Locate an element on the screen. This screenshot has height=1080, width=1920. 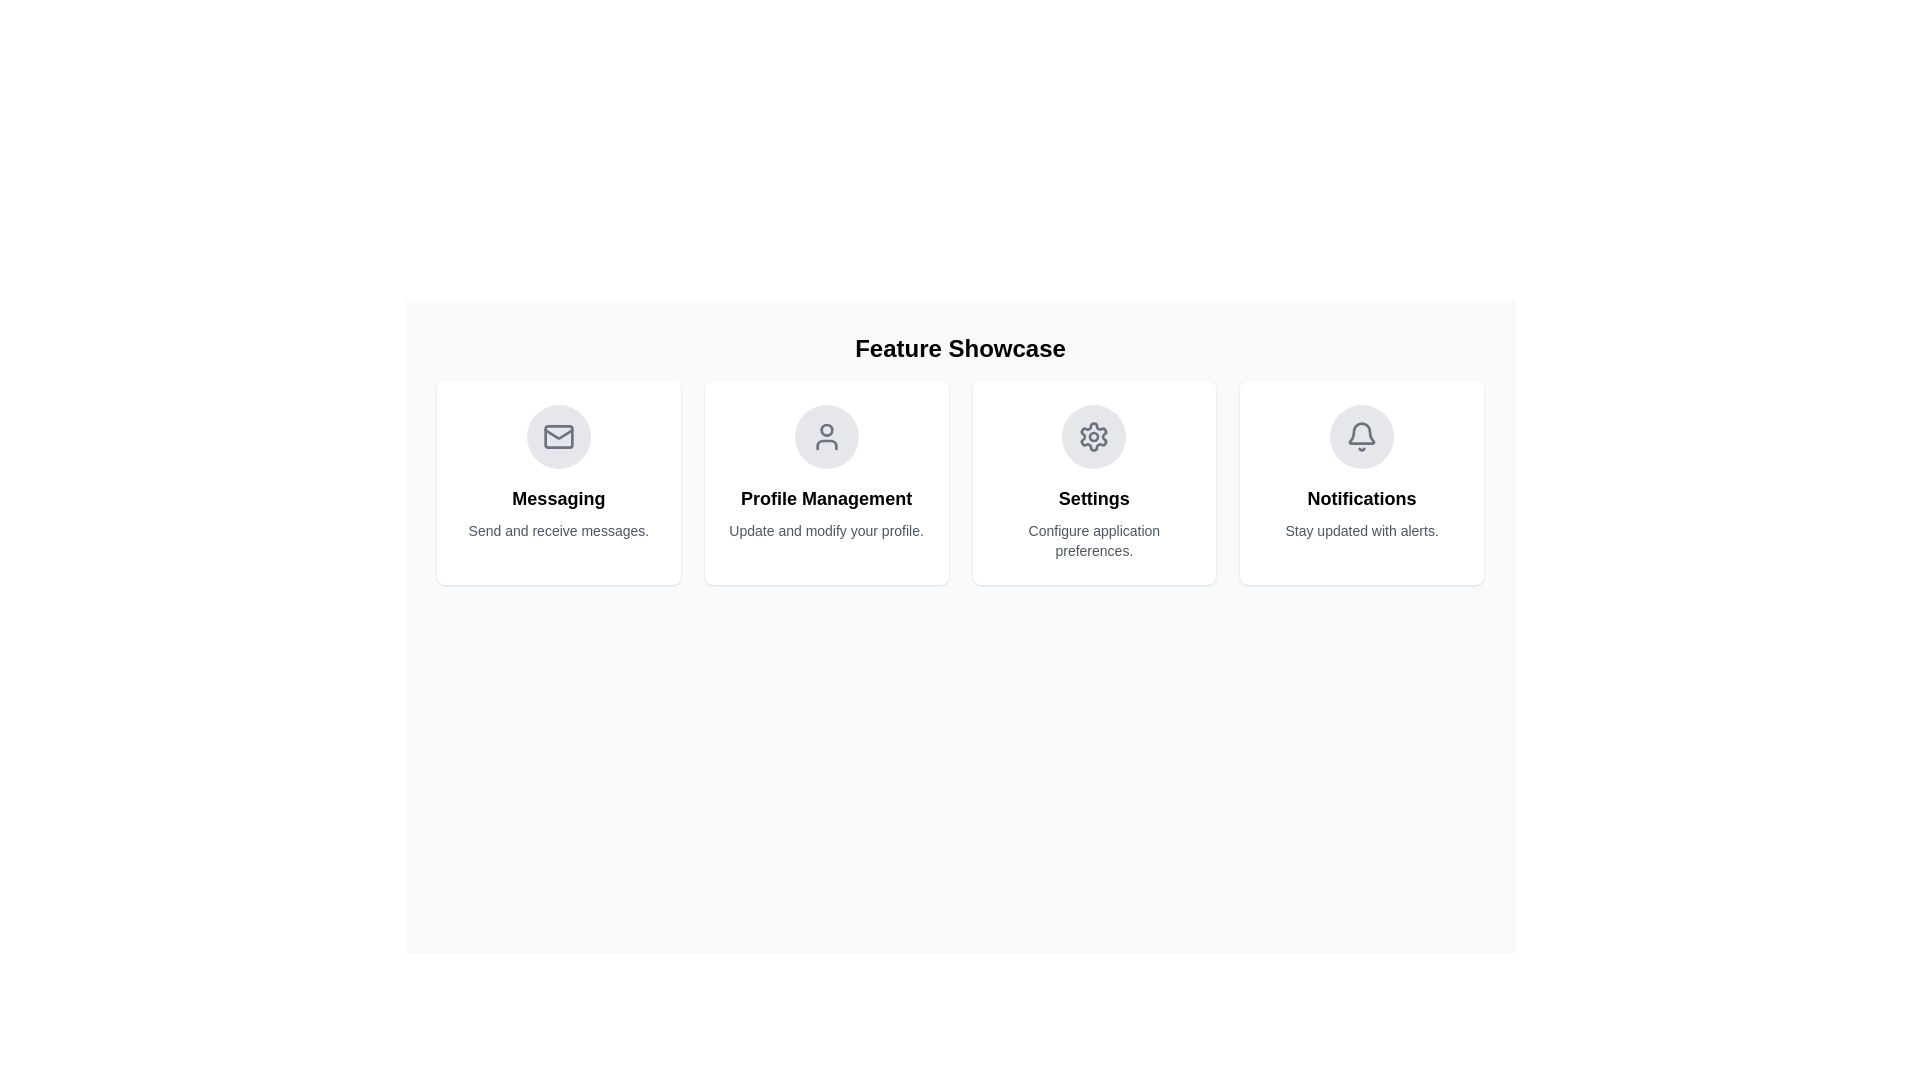
the main heading text of the notification feature card located in the top-right section of the grid layout is located at coordinates (1361, 497).